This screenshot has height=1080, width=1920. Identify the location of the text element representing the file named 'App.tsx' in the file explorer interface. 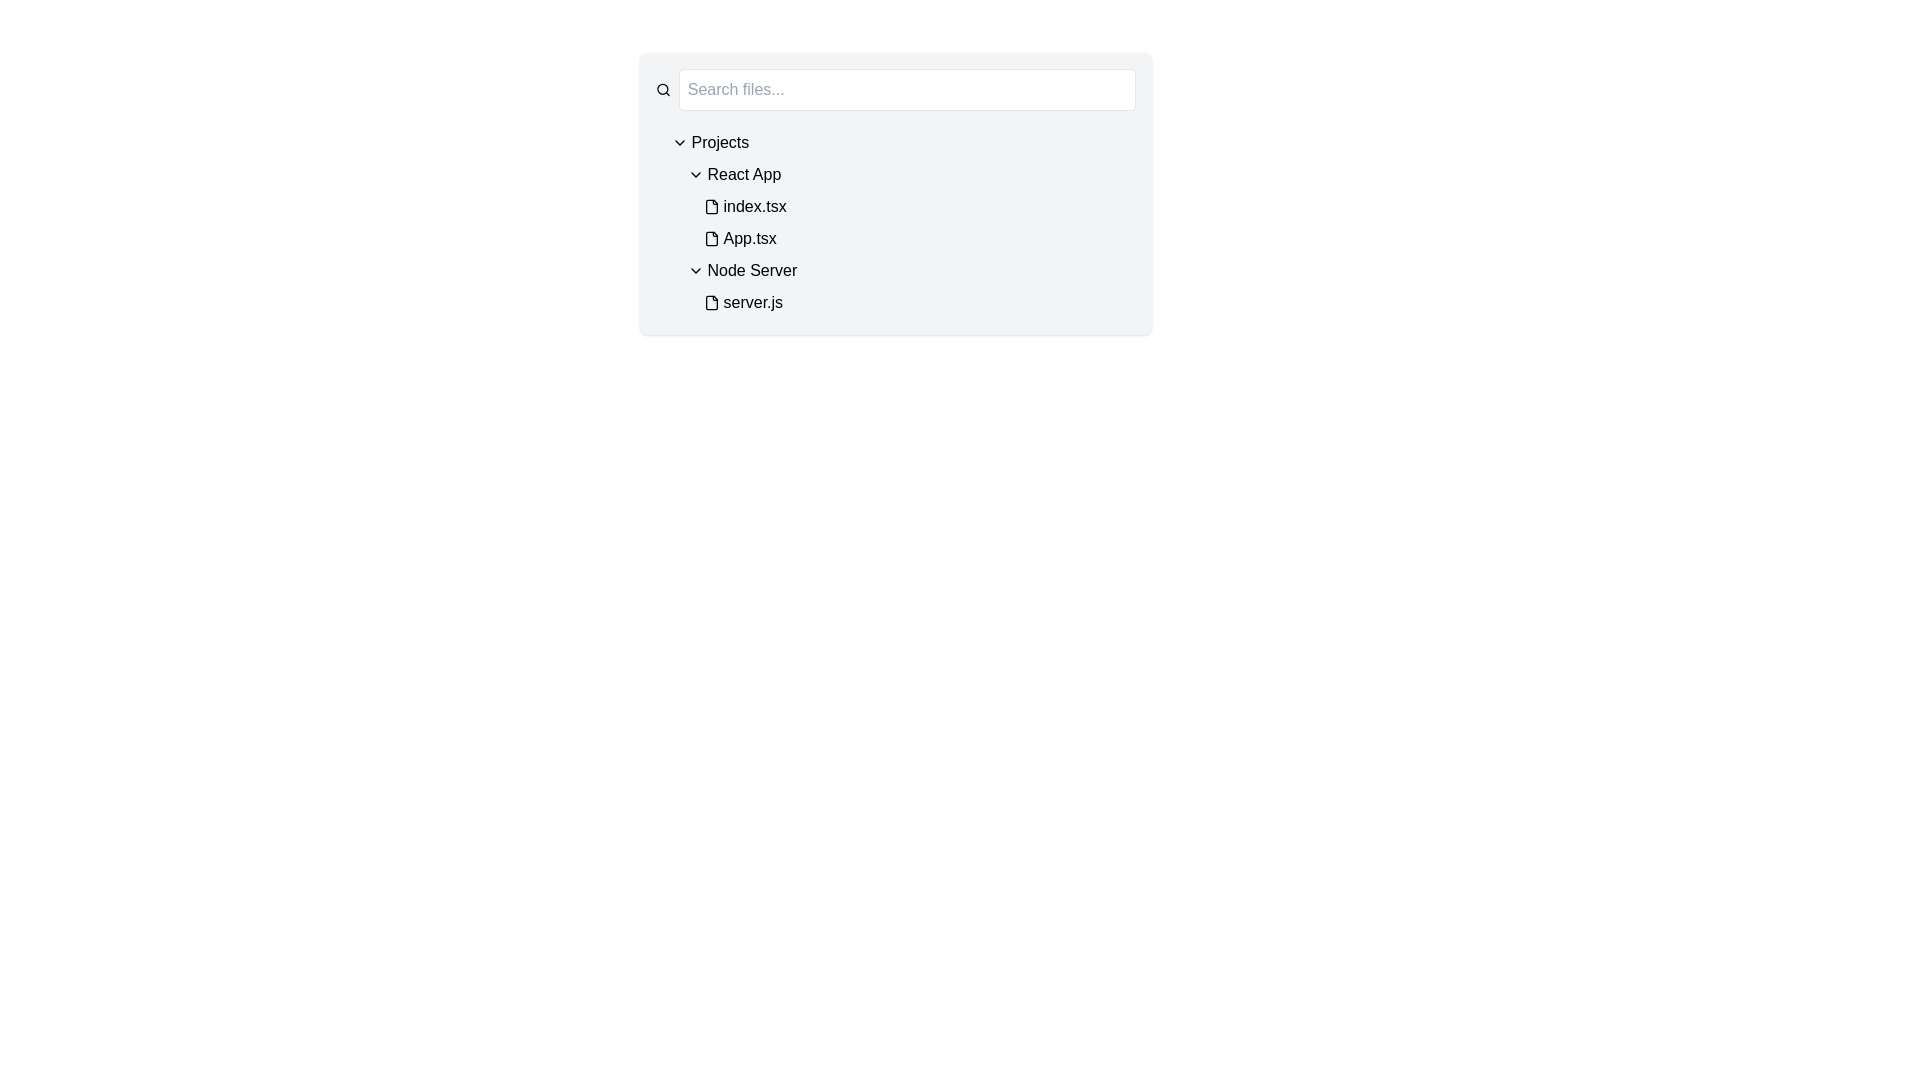
(749, 238).